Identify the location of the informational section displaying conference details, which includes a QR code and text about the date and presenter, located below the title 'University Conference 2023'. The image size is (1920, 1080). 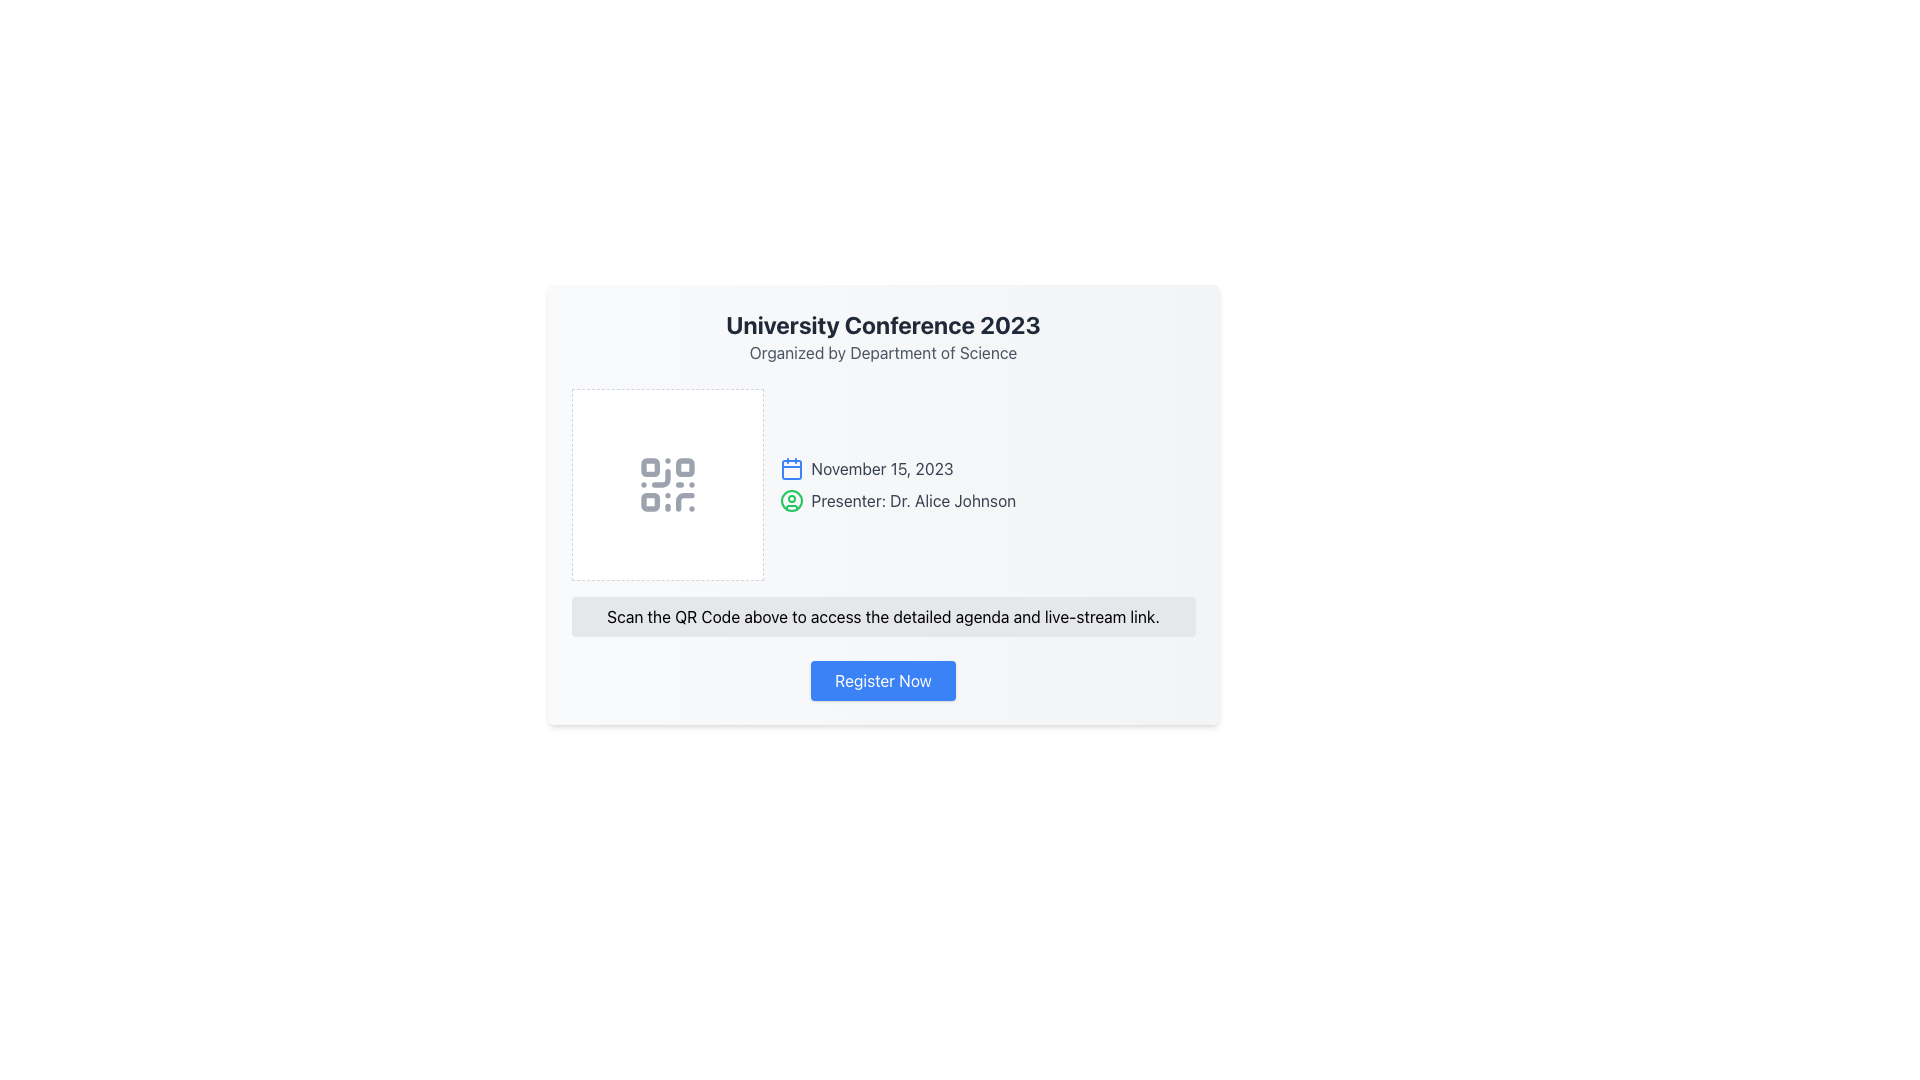
(882, 485).